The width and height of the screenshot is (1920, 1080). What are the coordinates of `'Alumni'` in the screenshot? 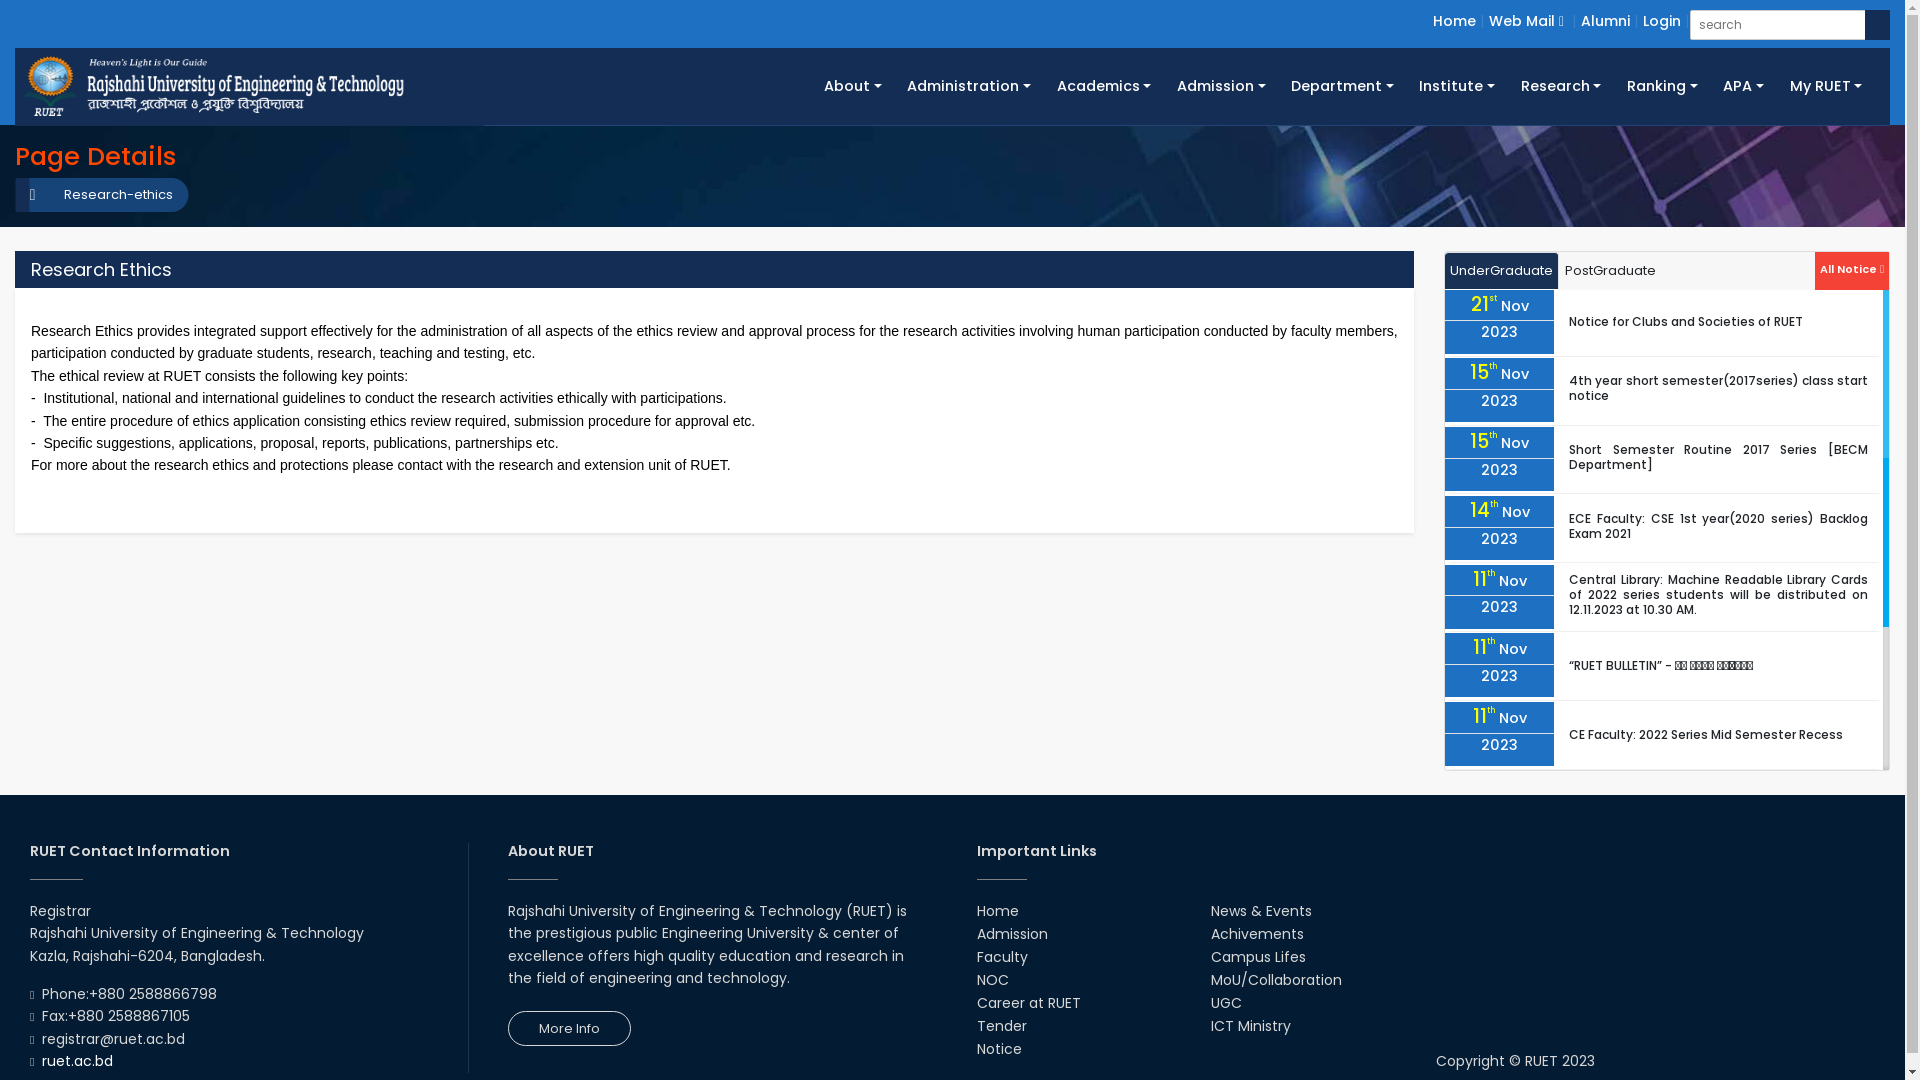 It's located at (1605, 20).